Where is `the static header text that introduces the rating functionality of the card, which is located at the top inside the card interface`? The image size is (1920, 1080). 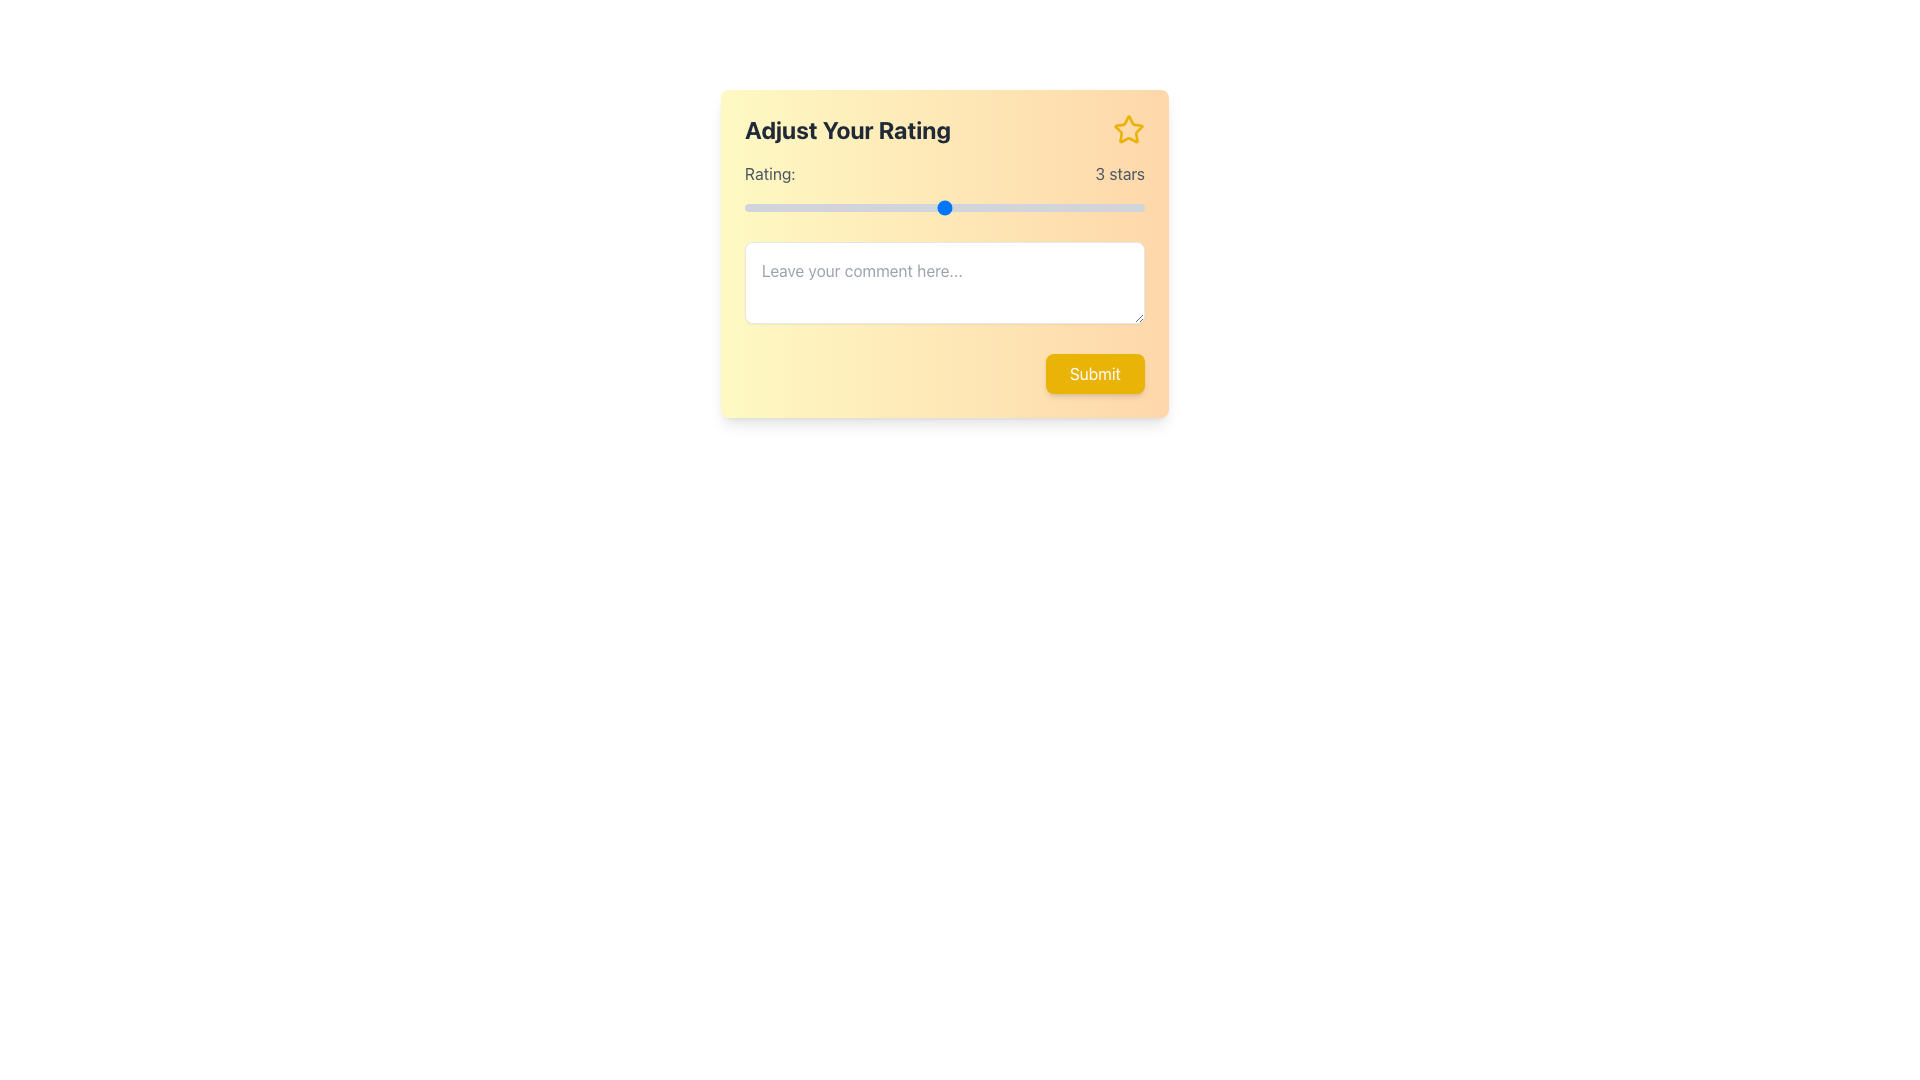
the static header text that introduces the rating functionality of the card, which is located at the top inside the card interface is located at coordinates (944, 130).